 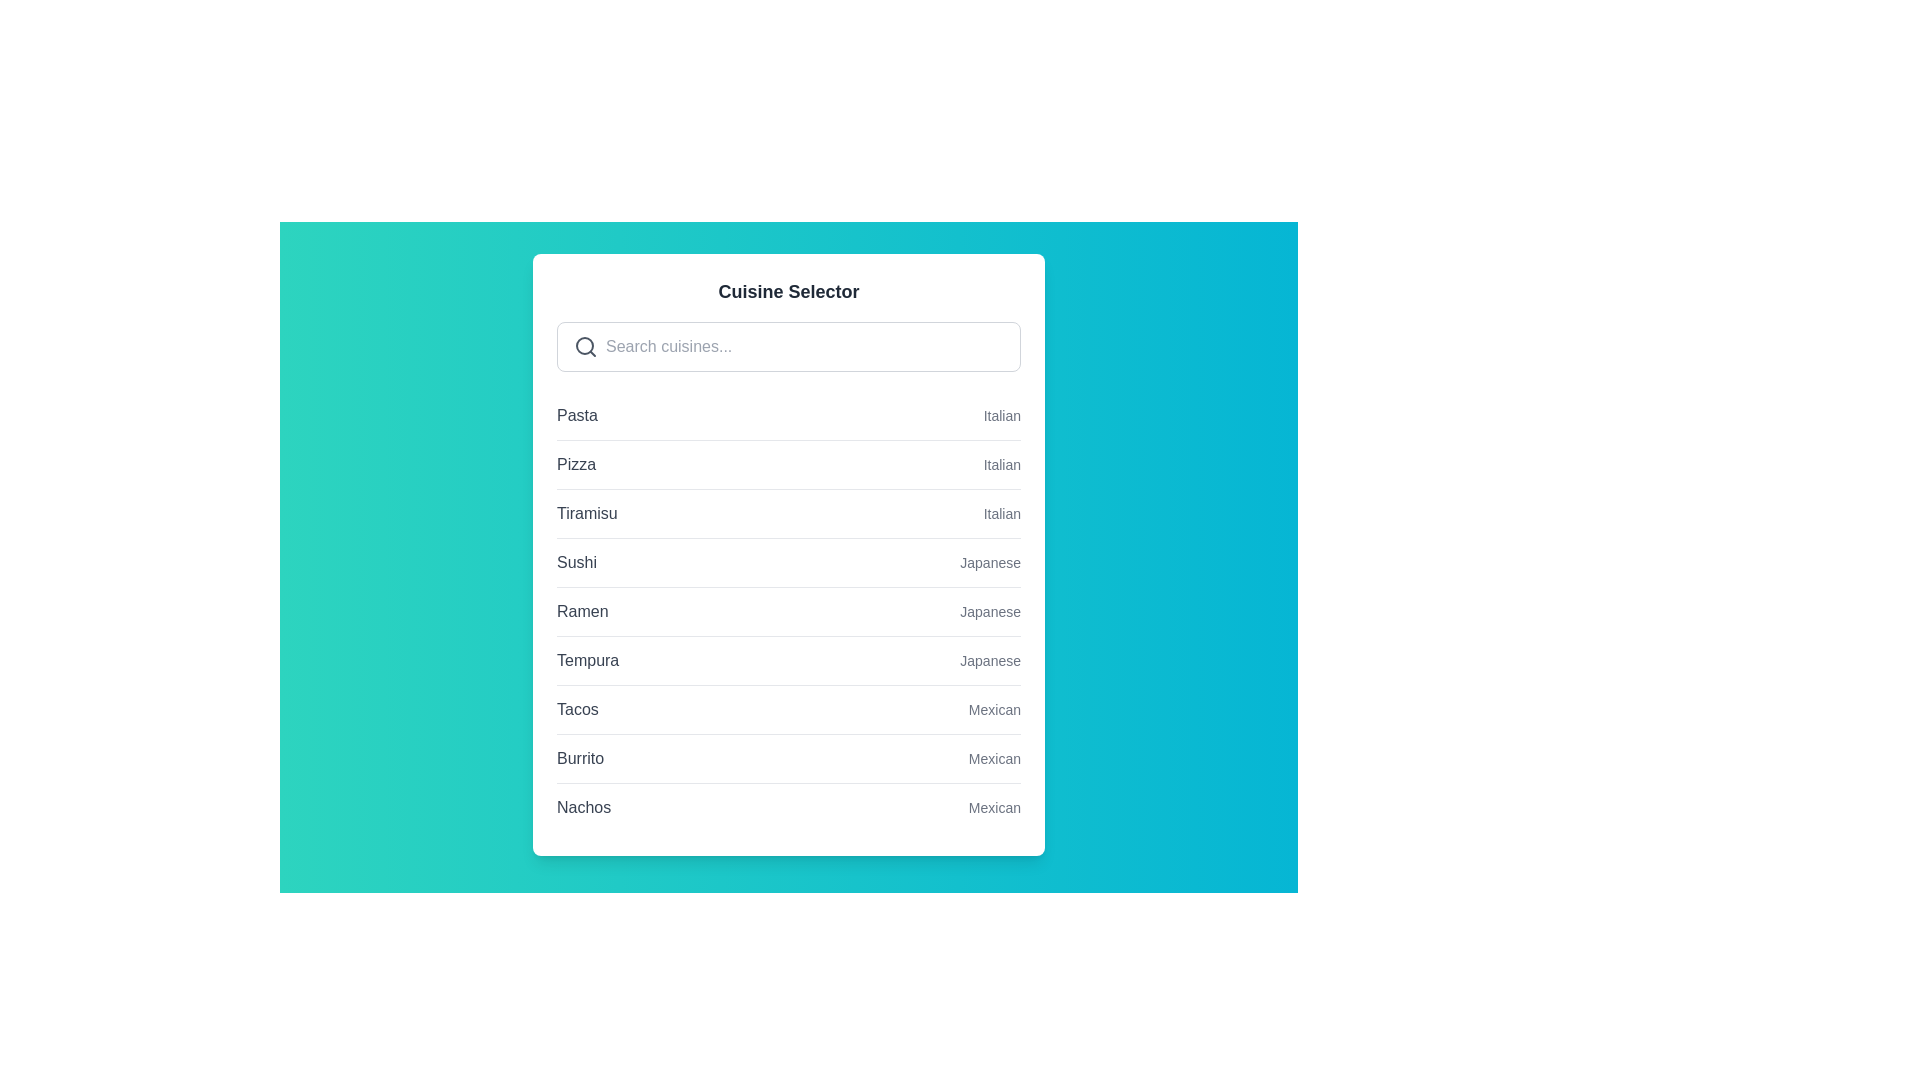 I want to click on text label displaying 'Italian' which is aligned to the right of the title 'Tiramisu' in a minimalist gray font, so click(x=1002, y=512).